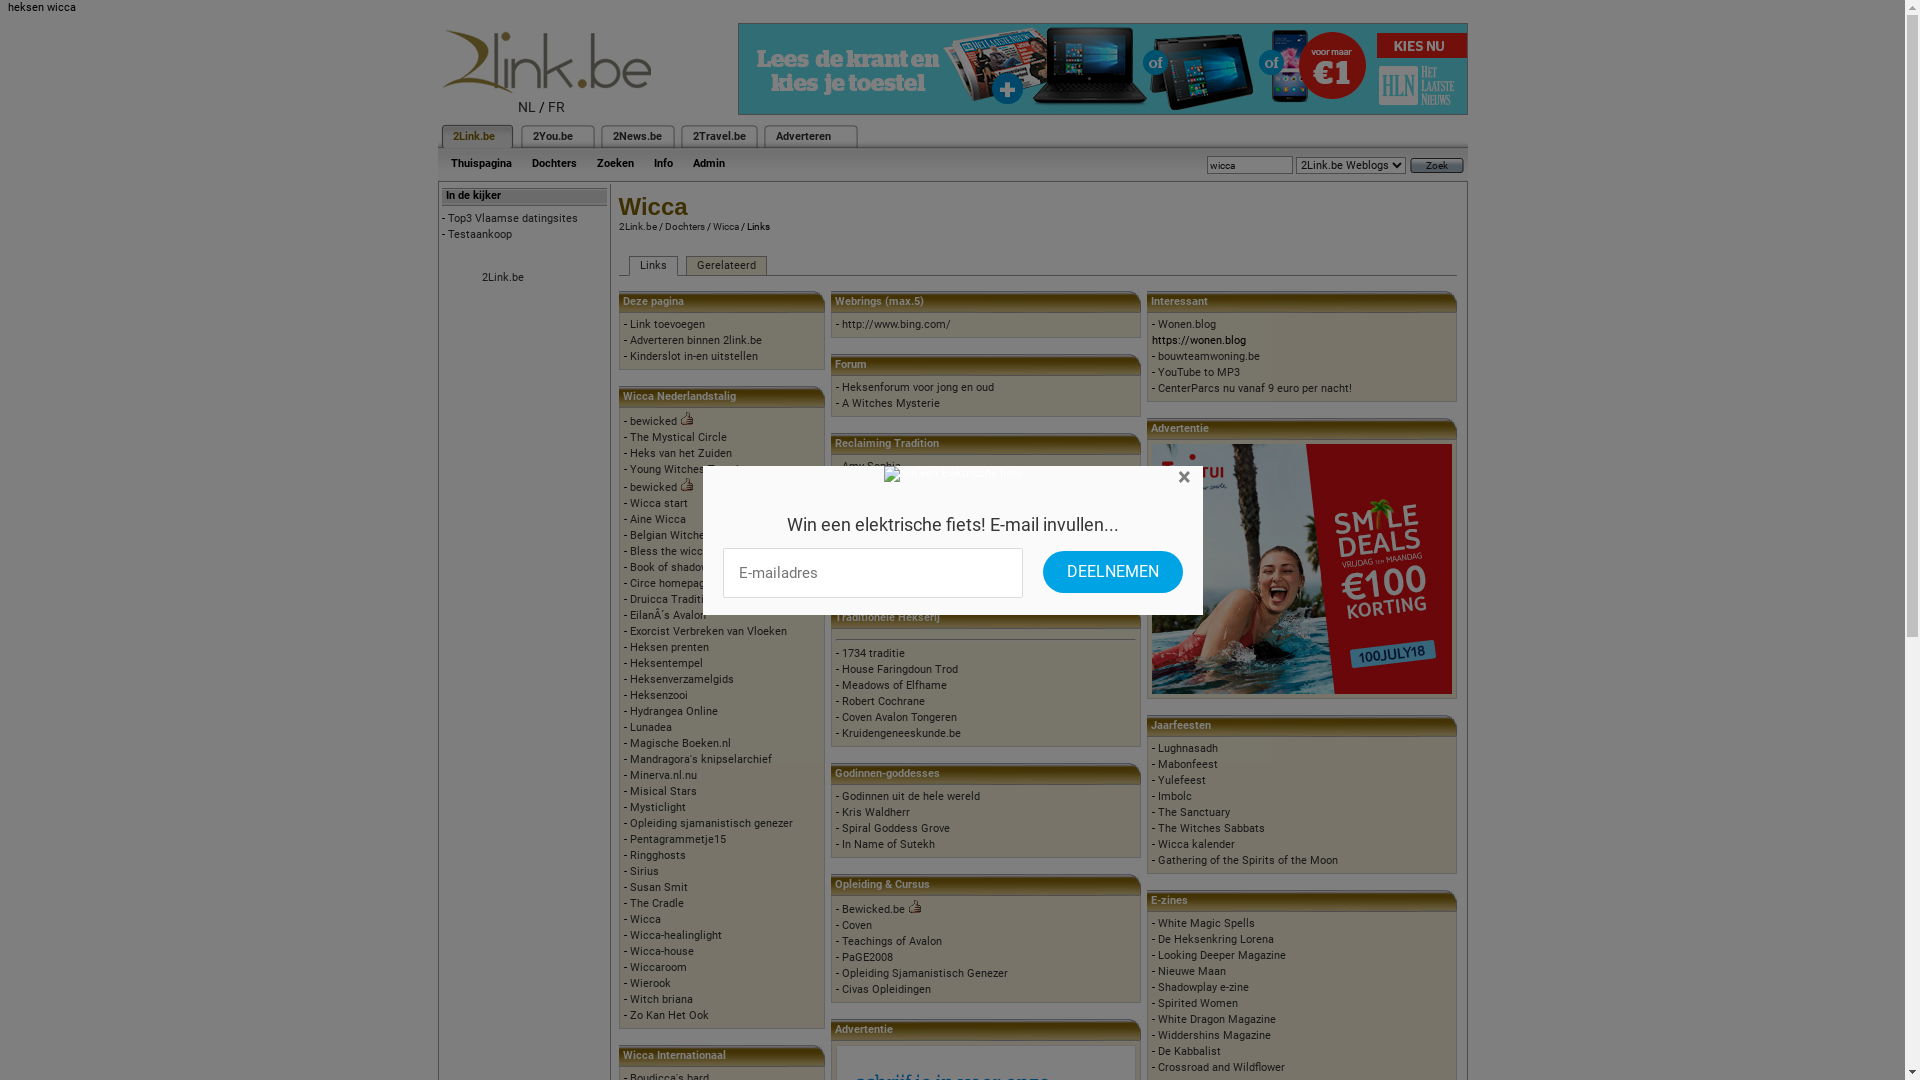 The width and height of the screenshot is (1920, 1080). Describe the element at coordinates (670, 598) in the screenshot. I see `'Druicca Traditie'` at that location.